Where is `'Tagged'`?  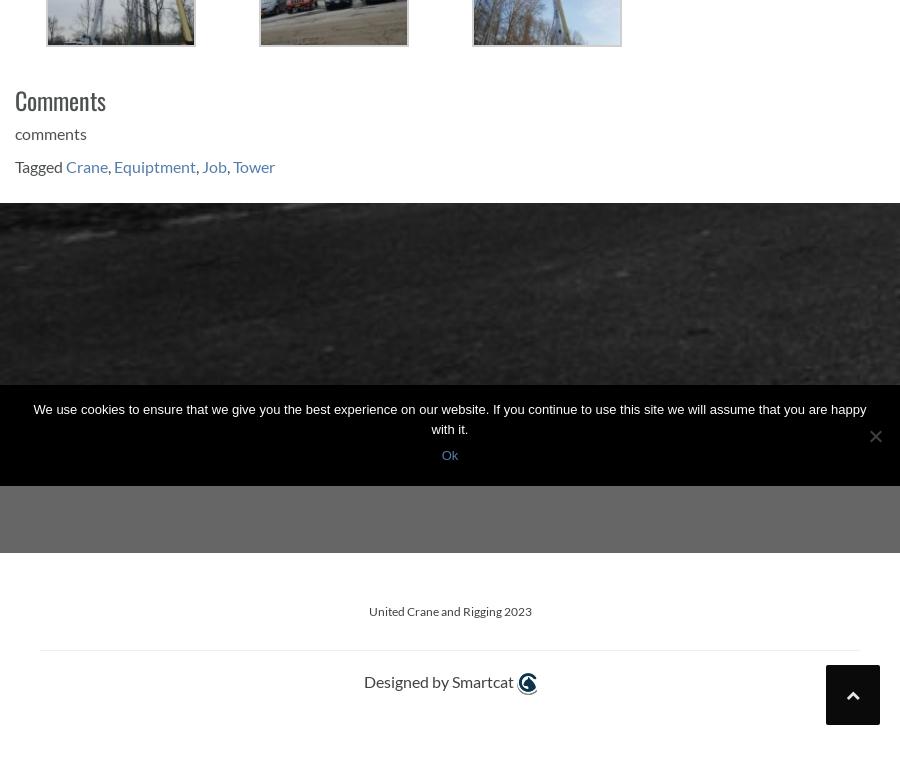 'Tagged' is located at coordinates (39, 164).